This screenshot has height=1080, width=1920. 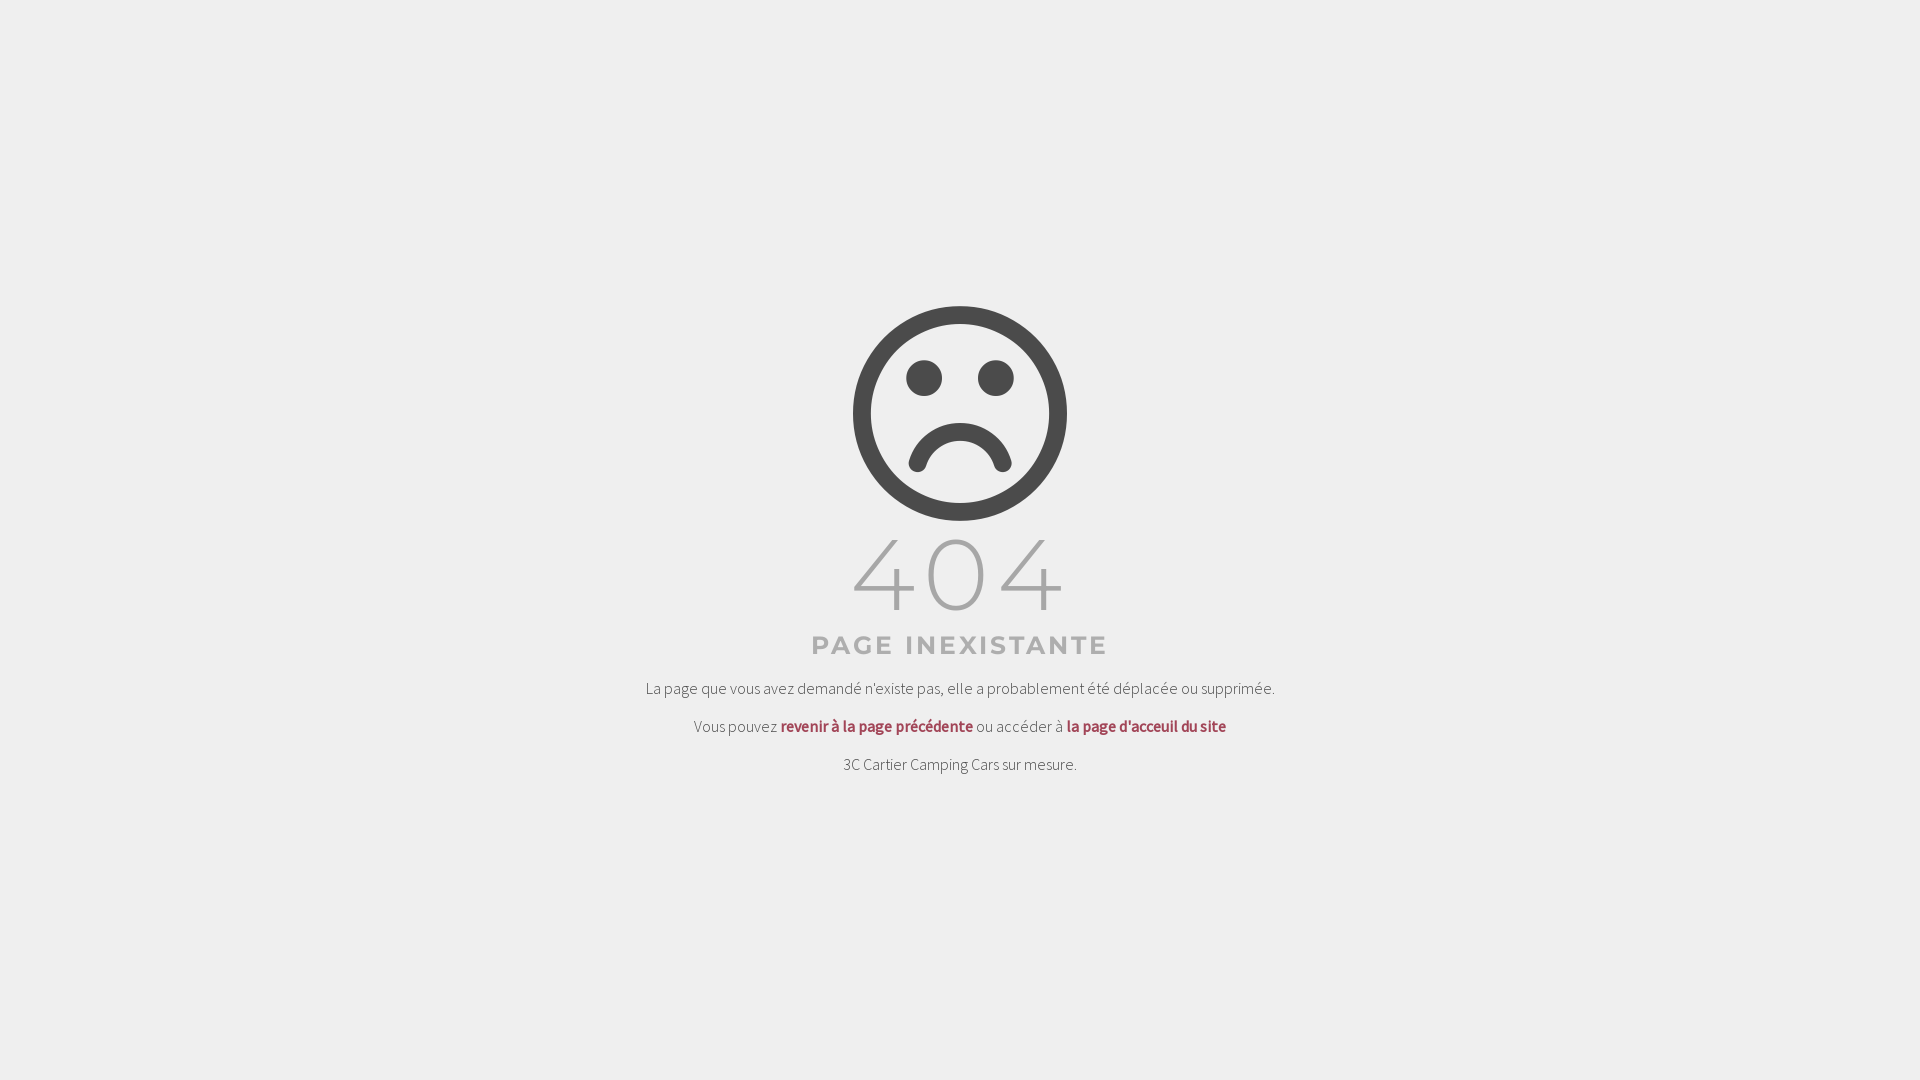 I want to click on 'la page d'acceuil du site', so click(x=1146, y=725).